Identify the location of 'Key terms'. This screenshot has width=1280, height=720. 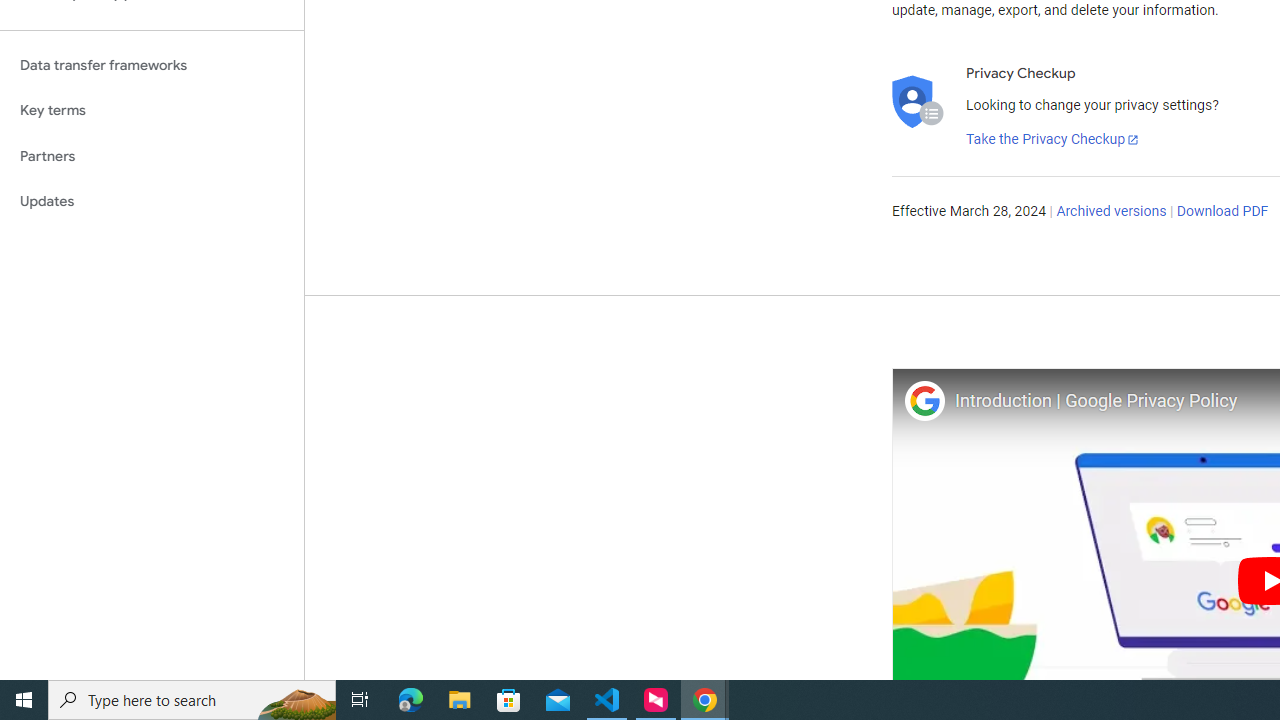
(151, 110).